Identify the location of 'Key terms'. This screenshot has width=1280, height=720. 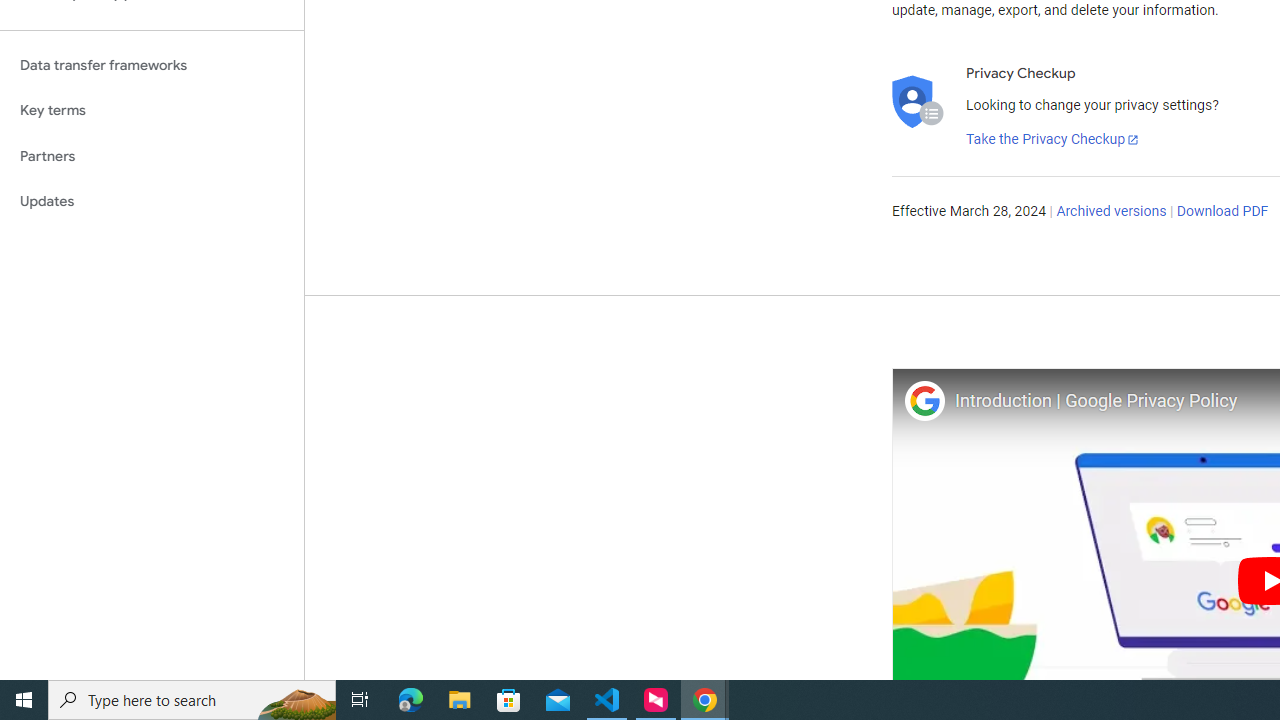
(151, 110).